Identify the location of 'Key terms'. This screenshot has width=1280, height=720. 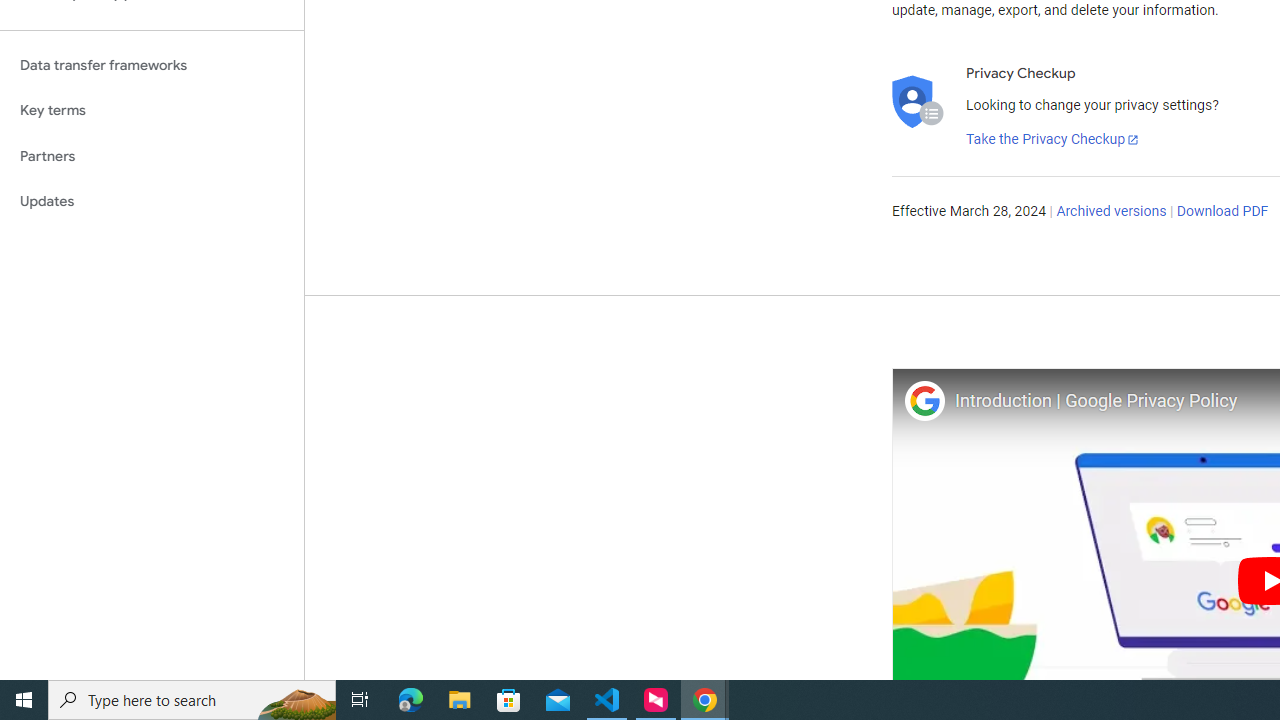
(151, 110).